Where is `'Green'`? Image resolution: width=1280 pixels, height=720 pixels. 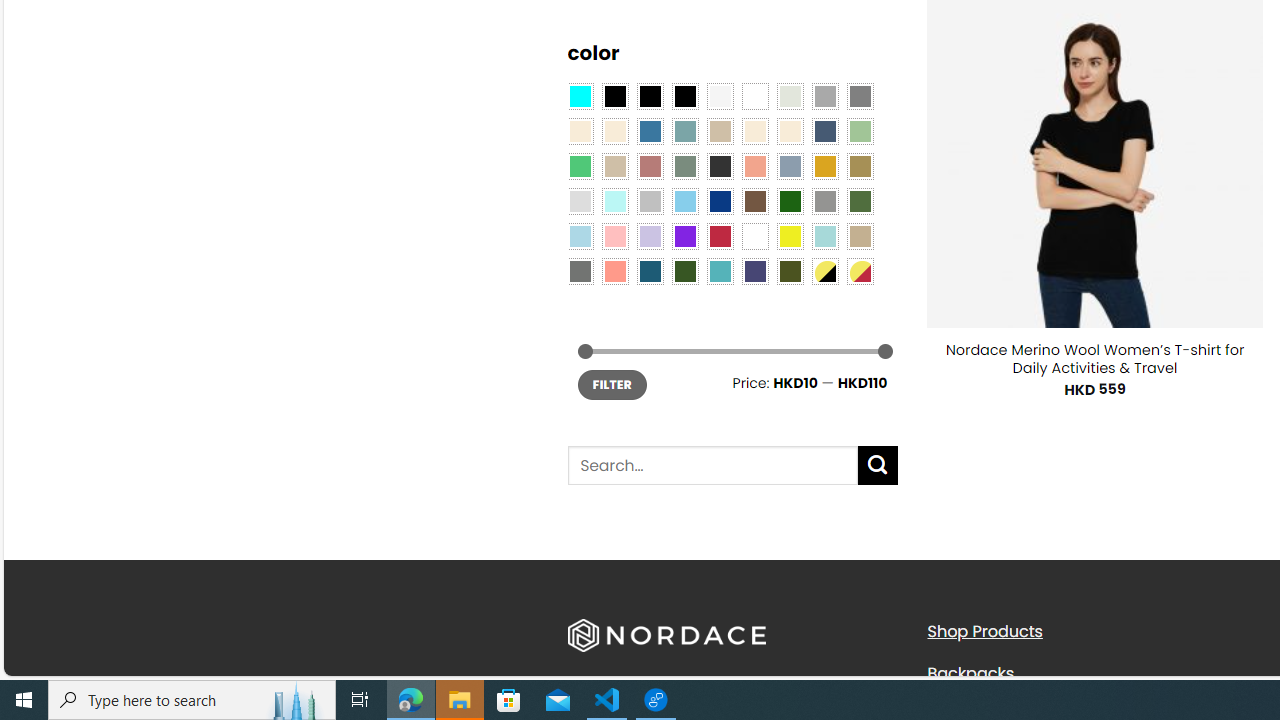
'Green' is located at coordinates (860, 200).